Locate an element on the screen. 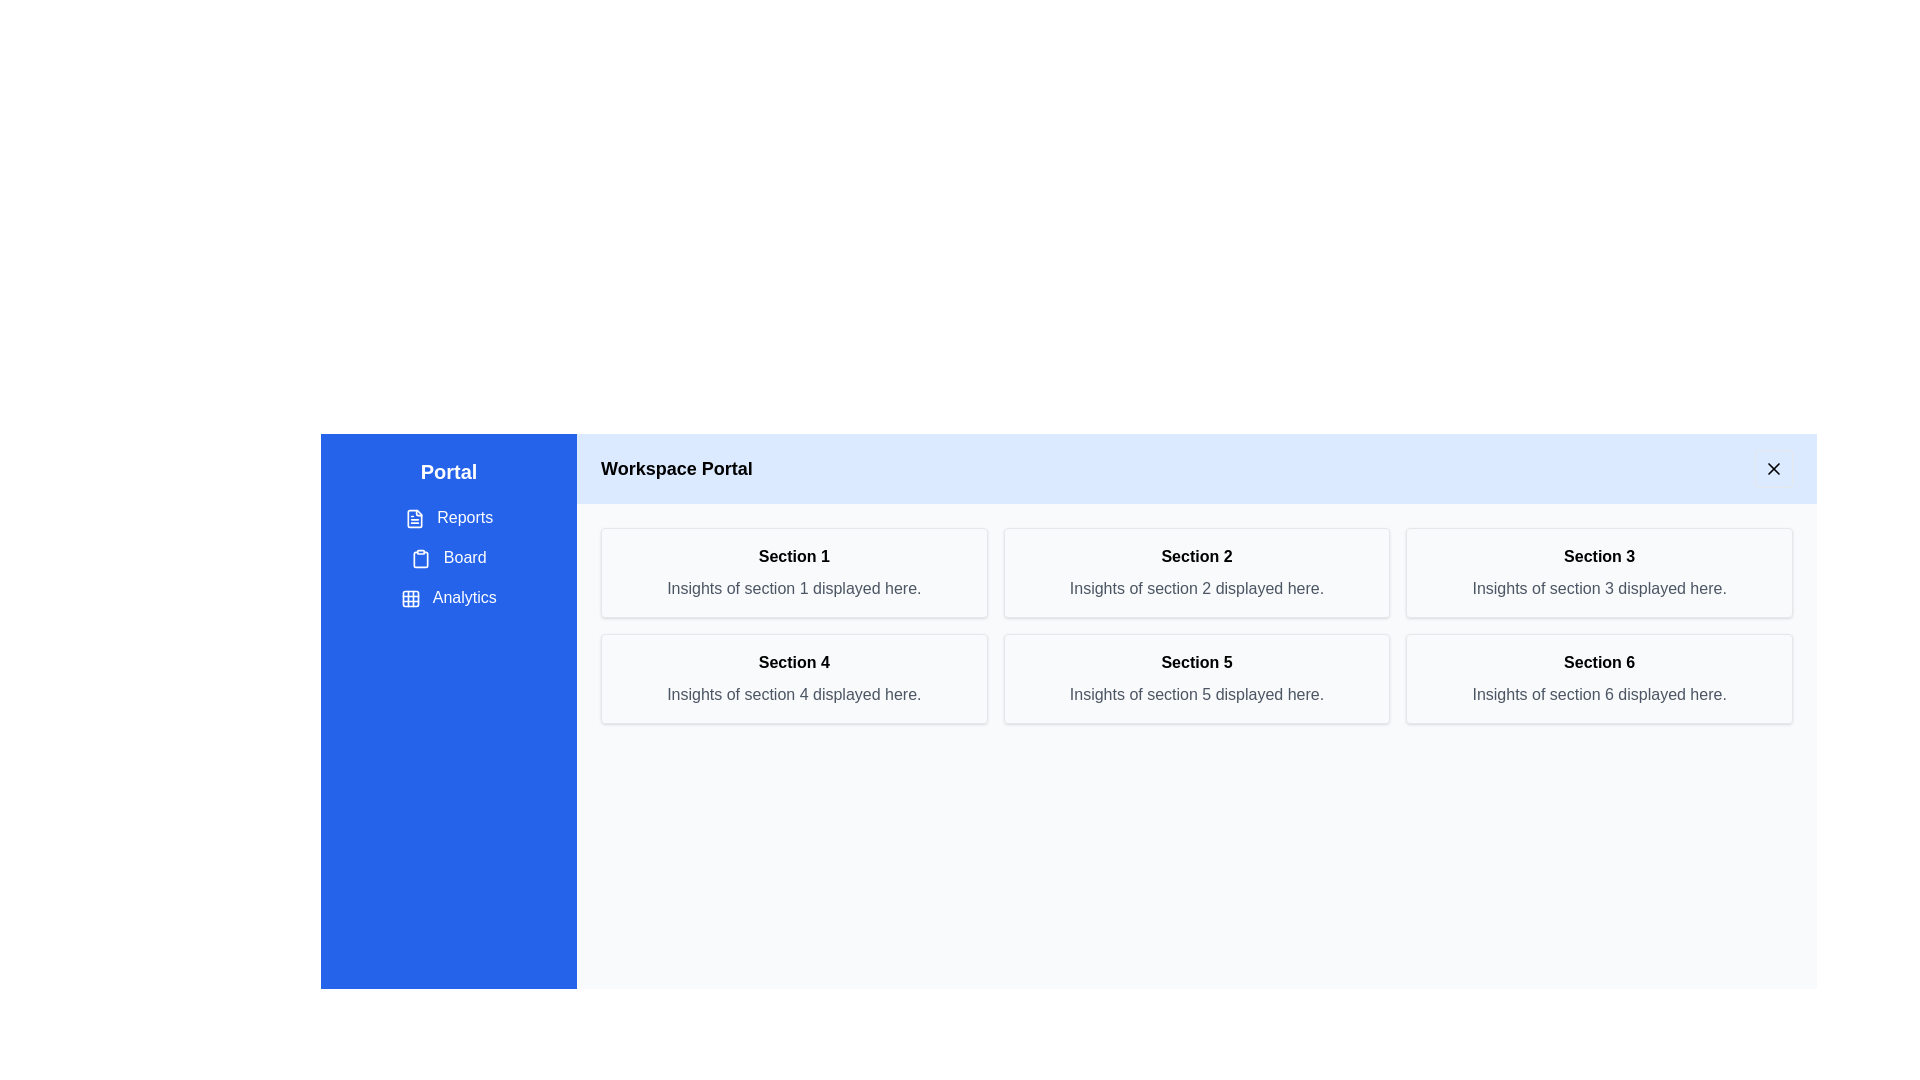 This screenshot has height=1080, width=1920. the small diagonal black line forming part of an 'X' shape design located in the top-right corner of the interface, near the edge of a blue banner, which represents a close button or icon is located at coordinates (1774, 469).